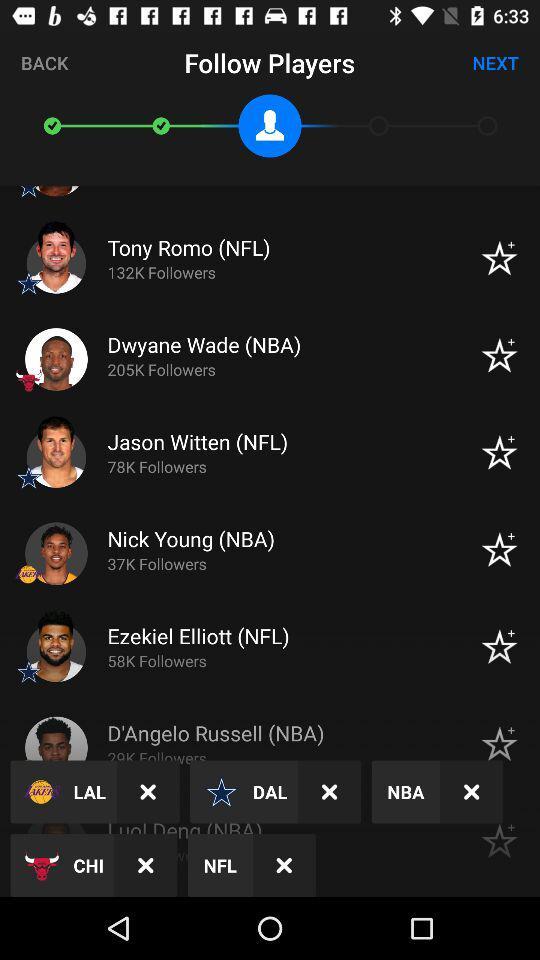 This screenshot has width=540, height=960. Describe the element at coordinates (498, 355) in the screenshot. I see `the star symbol to the right of dwyane wadenba` at that location.